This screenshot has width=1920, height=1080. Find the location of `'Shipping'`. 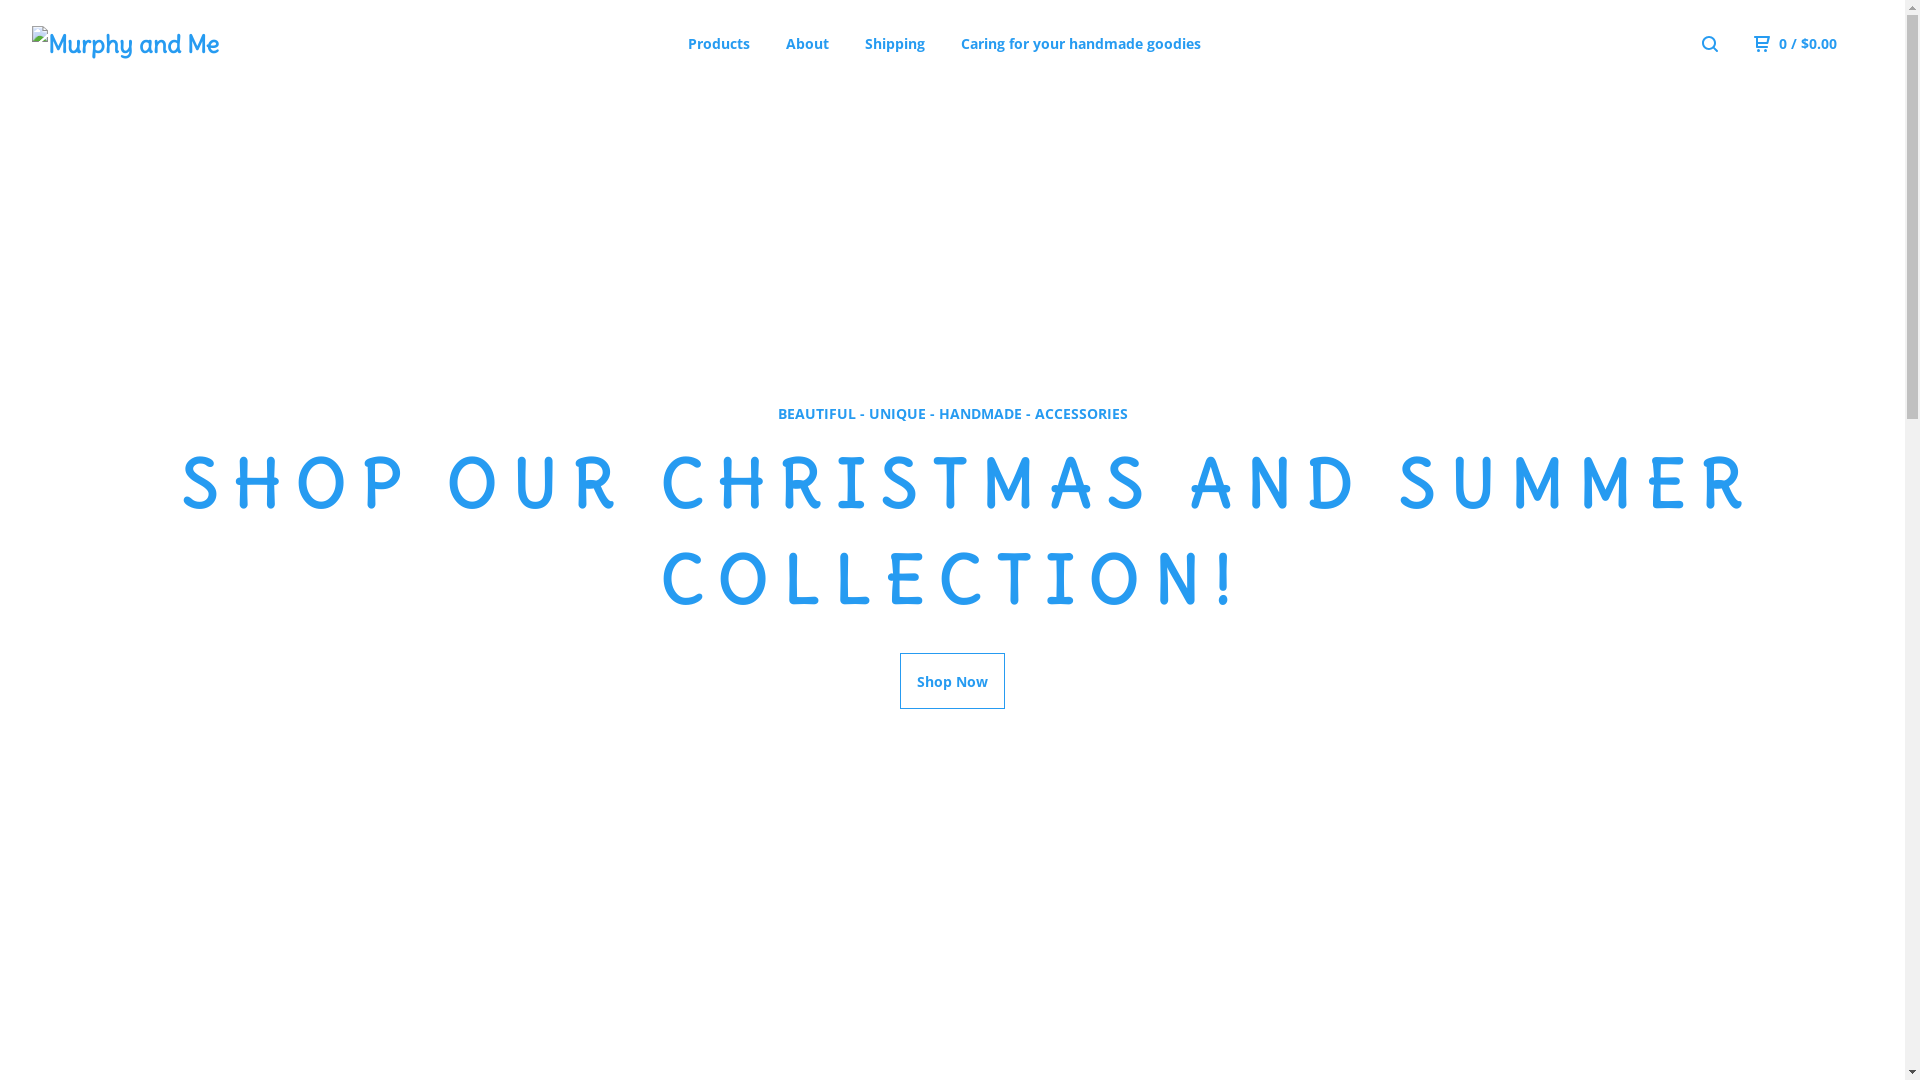

'Shipping' is located at coordinates (893, 43).